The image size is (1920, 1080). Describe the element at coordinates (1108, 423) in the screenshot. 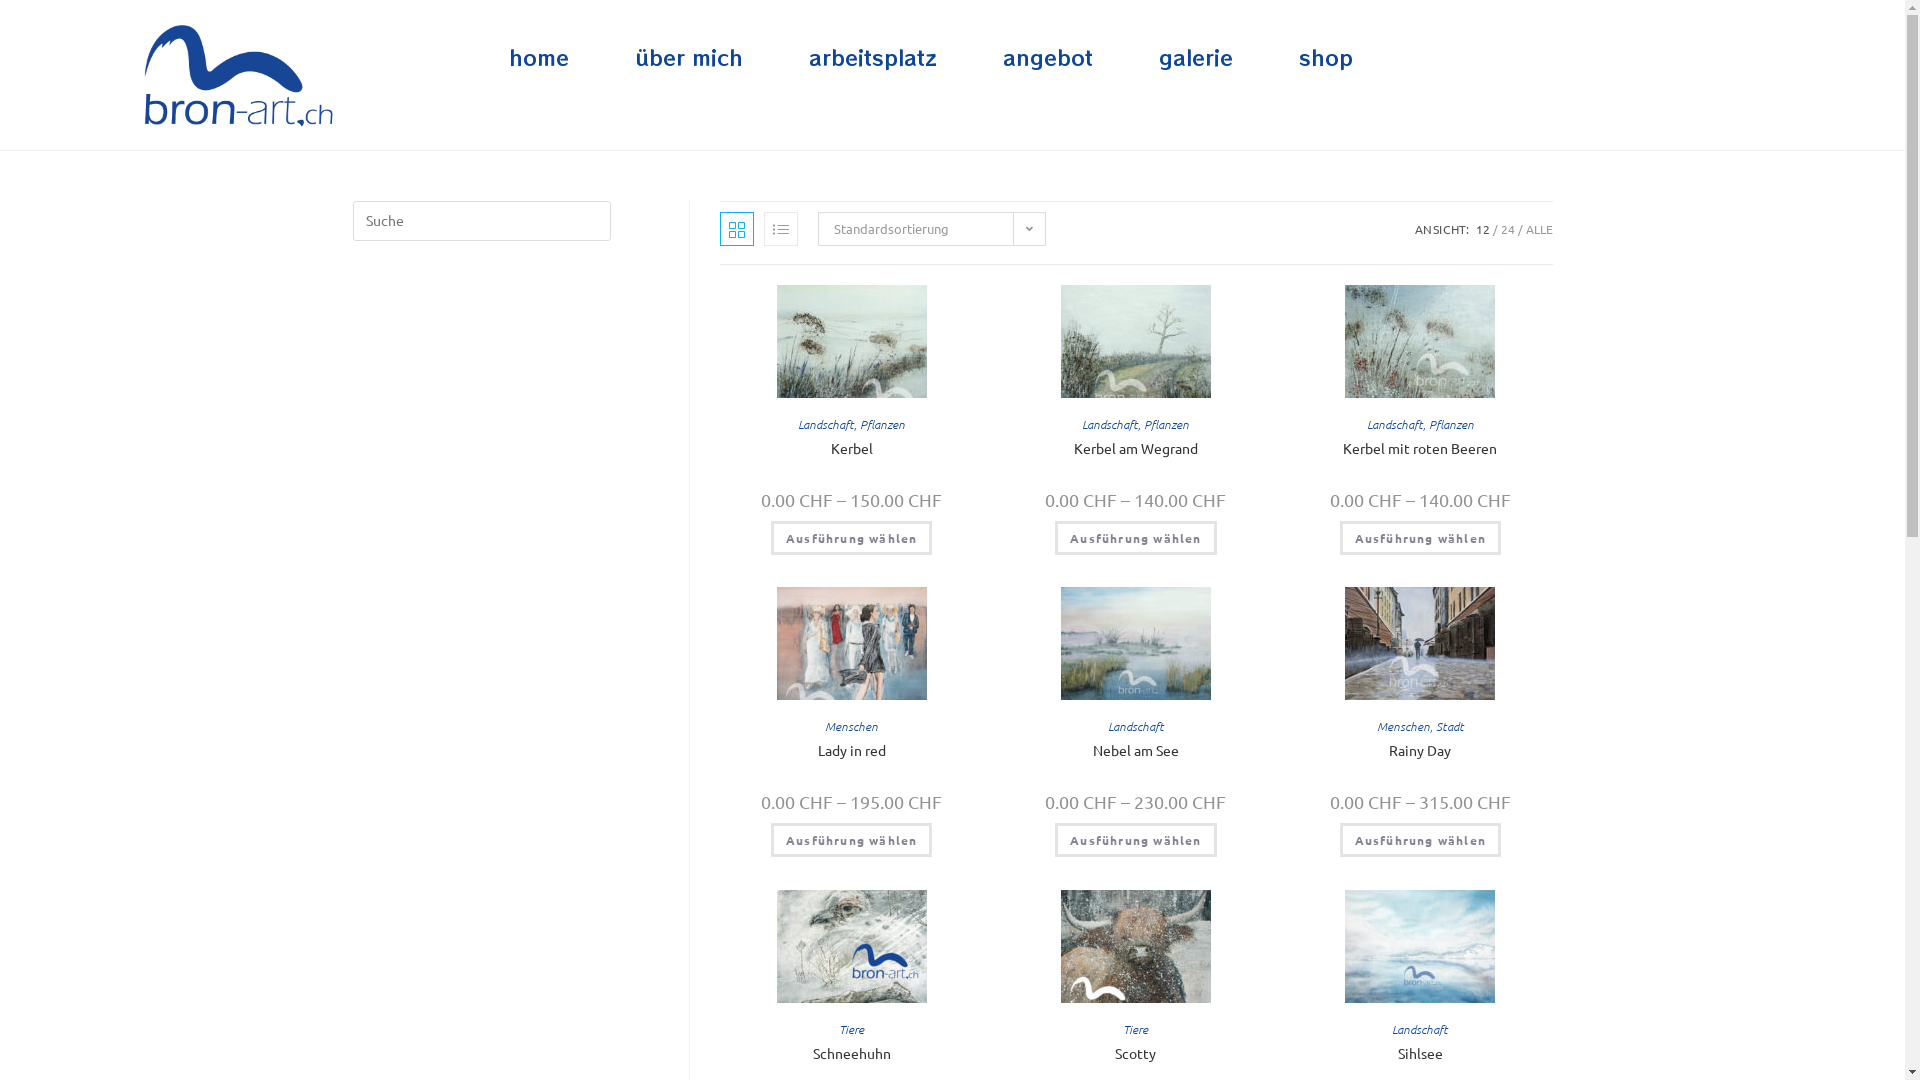

I see `'Landschaft'` at that location.